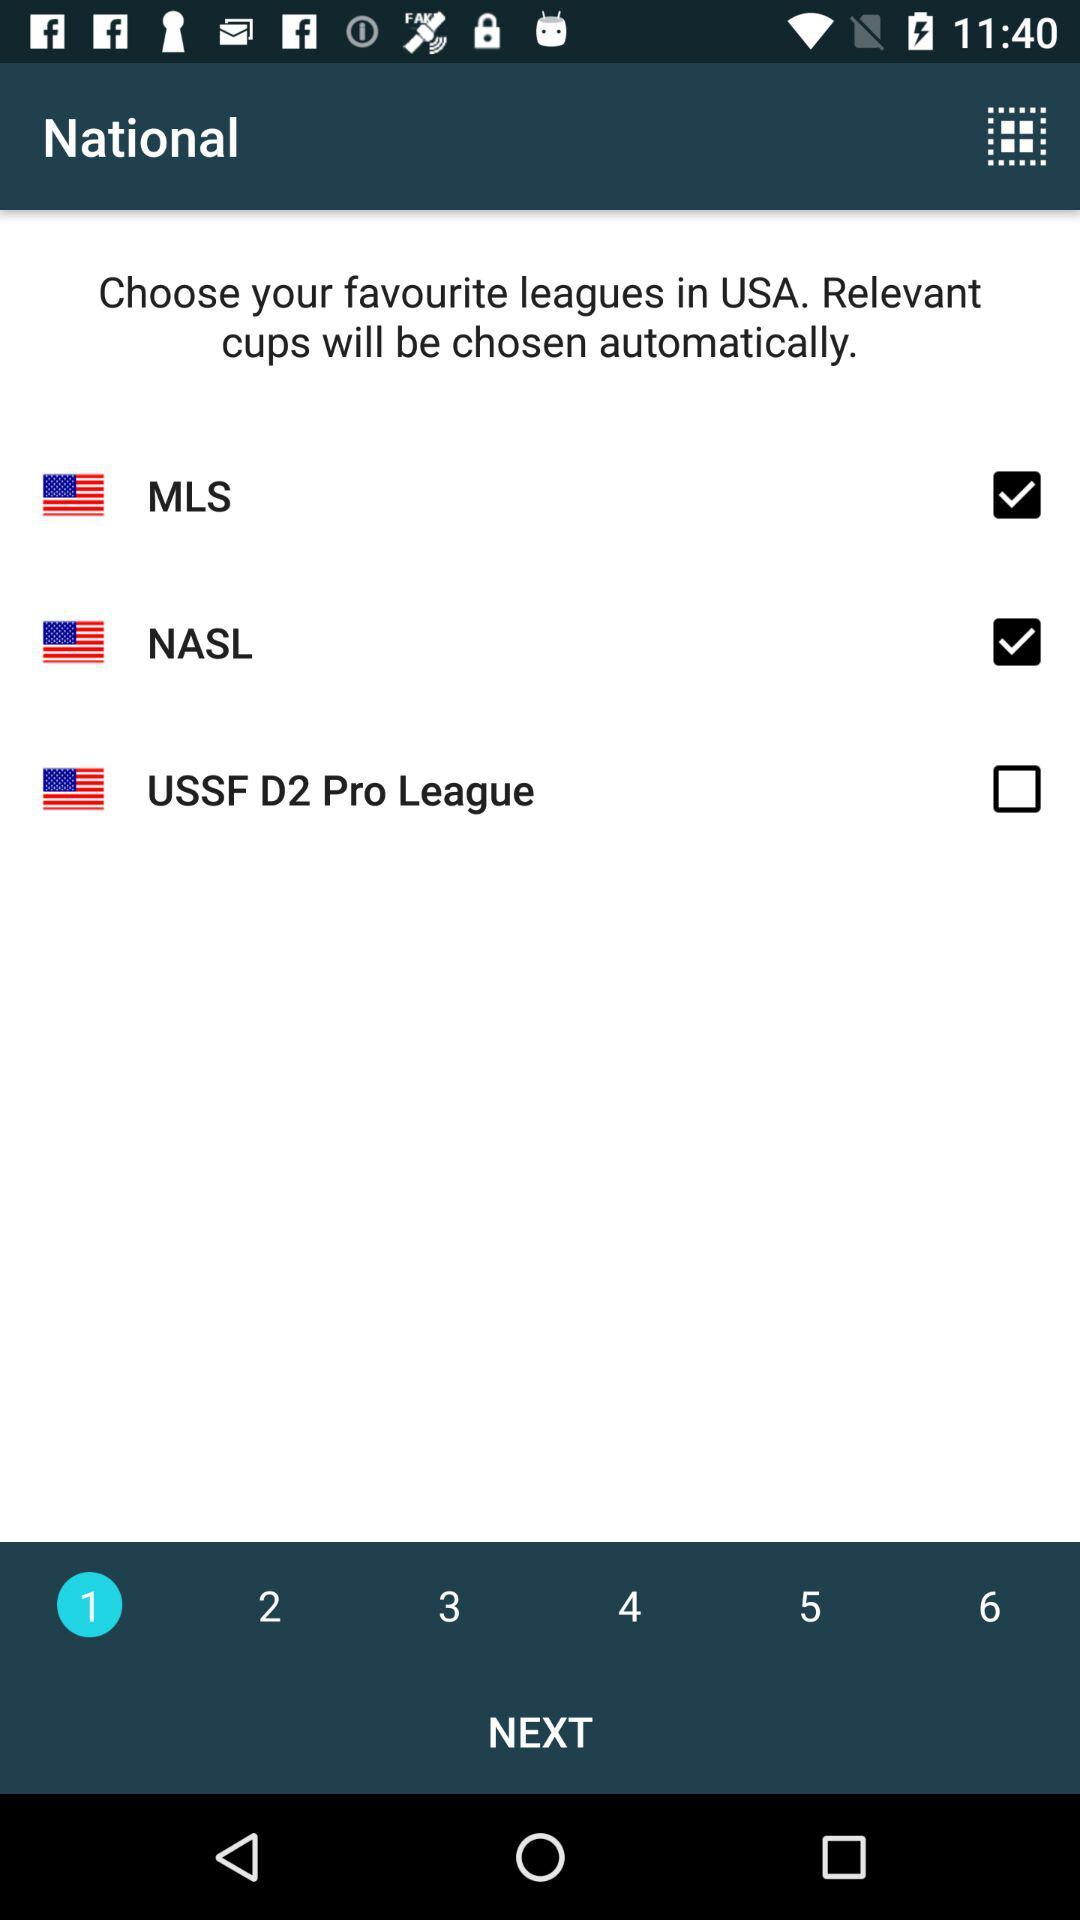 The image size is (1080, 1920). Describe the element at coordinates (72, 788) in the screenshot. I see `the third flag icon from top` at that location.